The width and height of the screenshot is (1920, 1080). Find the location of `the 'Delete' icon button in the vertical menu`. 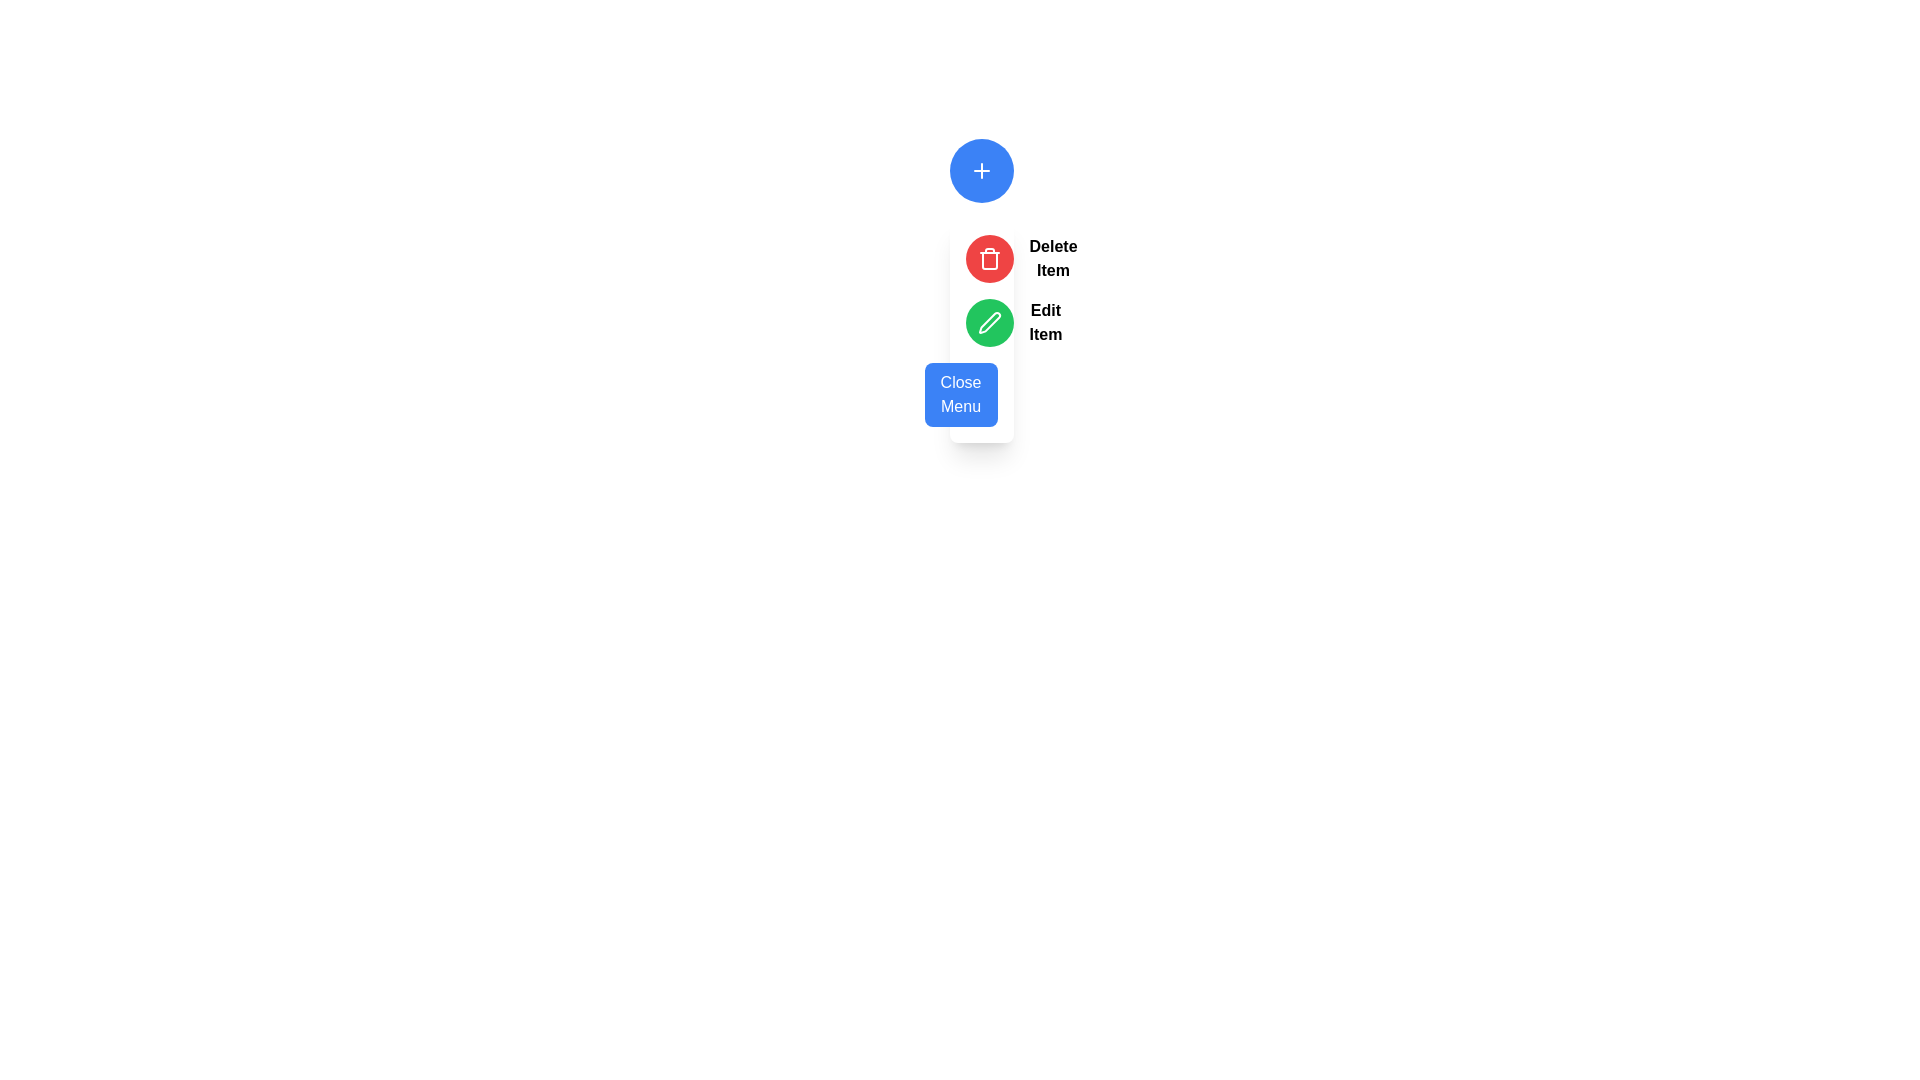

the 'Delete' icon button in the vertical menu is located at coordinates (989, 257).